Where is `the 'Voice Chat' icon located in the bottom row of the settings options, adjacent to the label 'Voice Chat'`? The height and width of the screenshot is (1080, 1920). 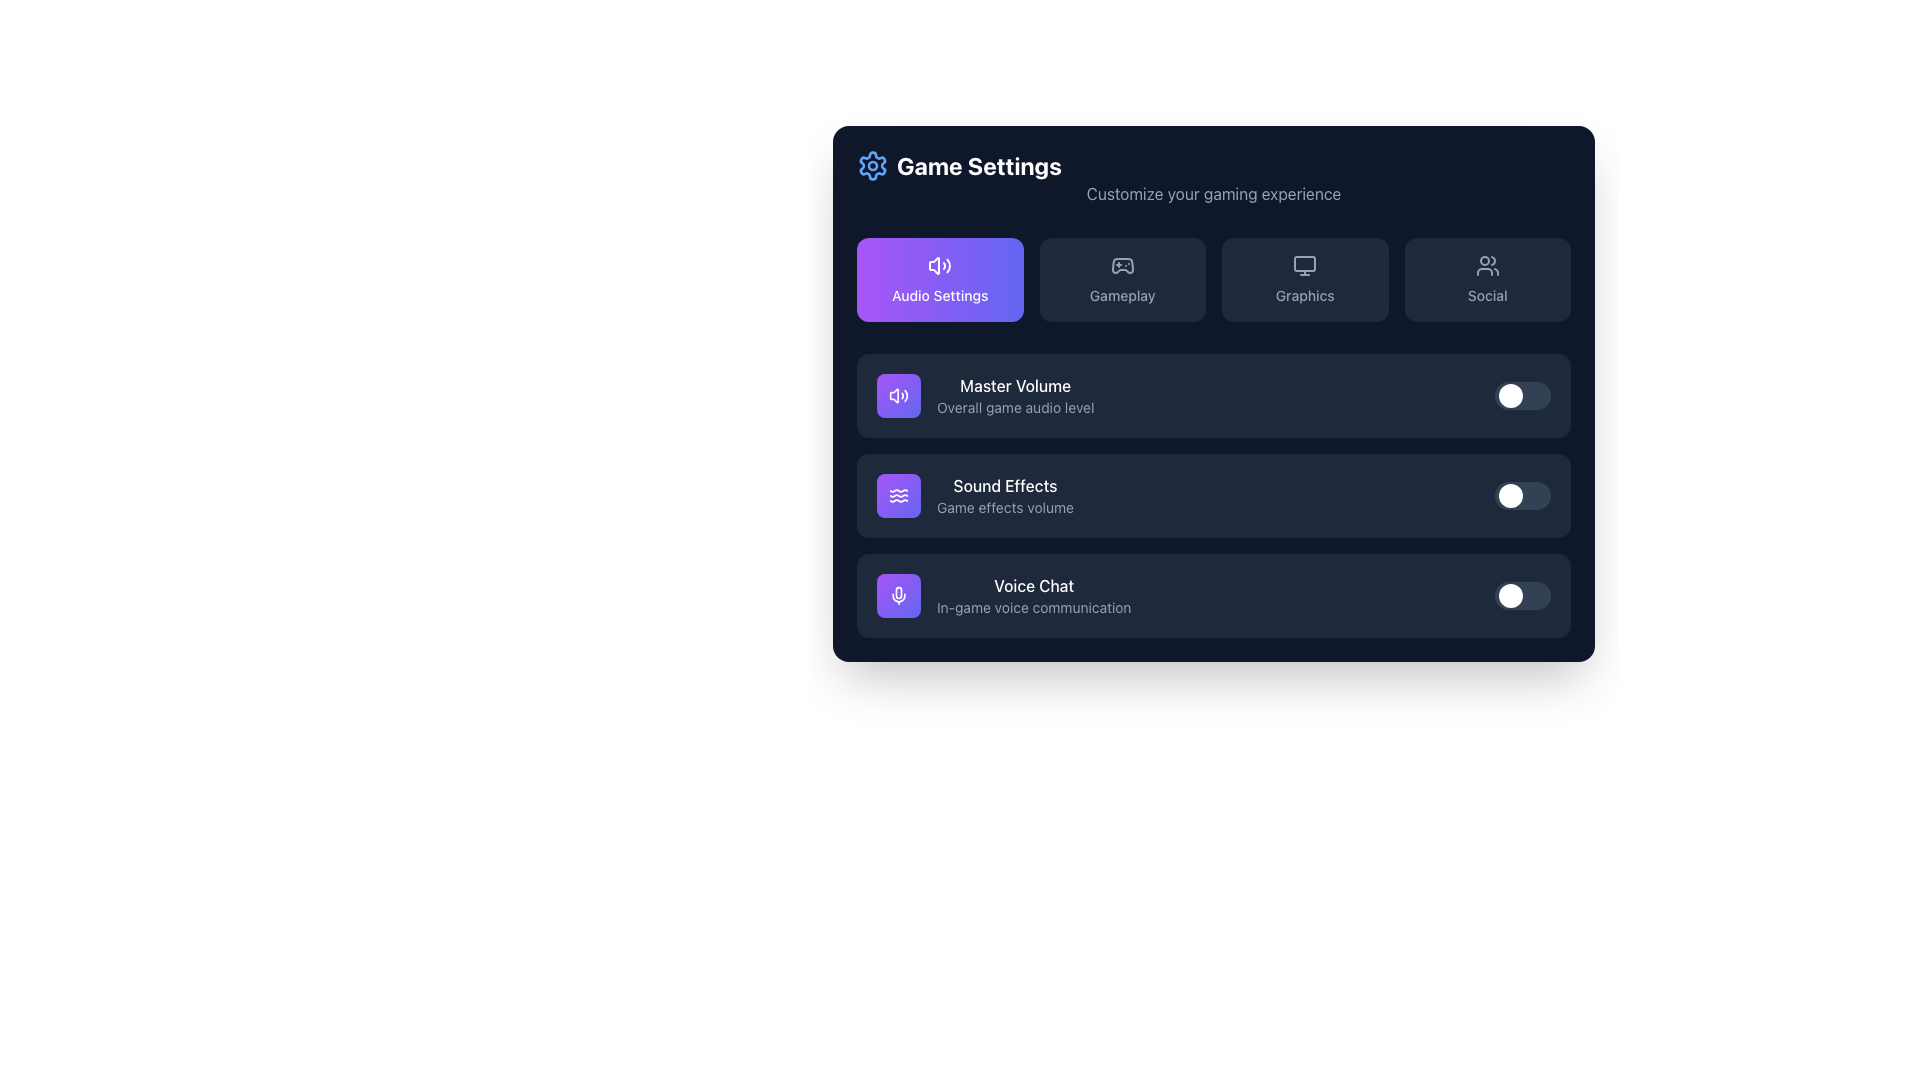
the 'Voice Chat' icon located in the bottom row of the settings options, adjacent to the label 'Voice Chat' is located at coordinates (897, 595).